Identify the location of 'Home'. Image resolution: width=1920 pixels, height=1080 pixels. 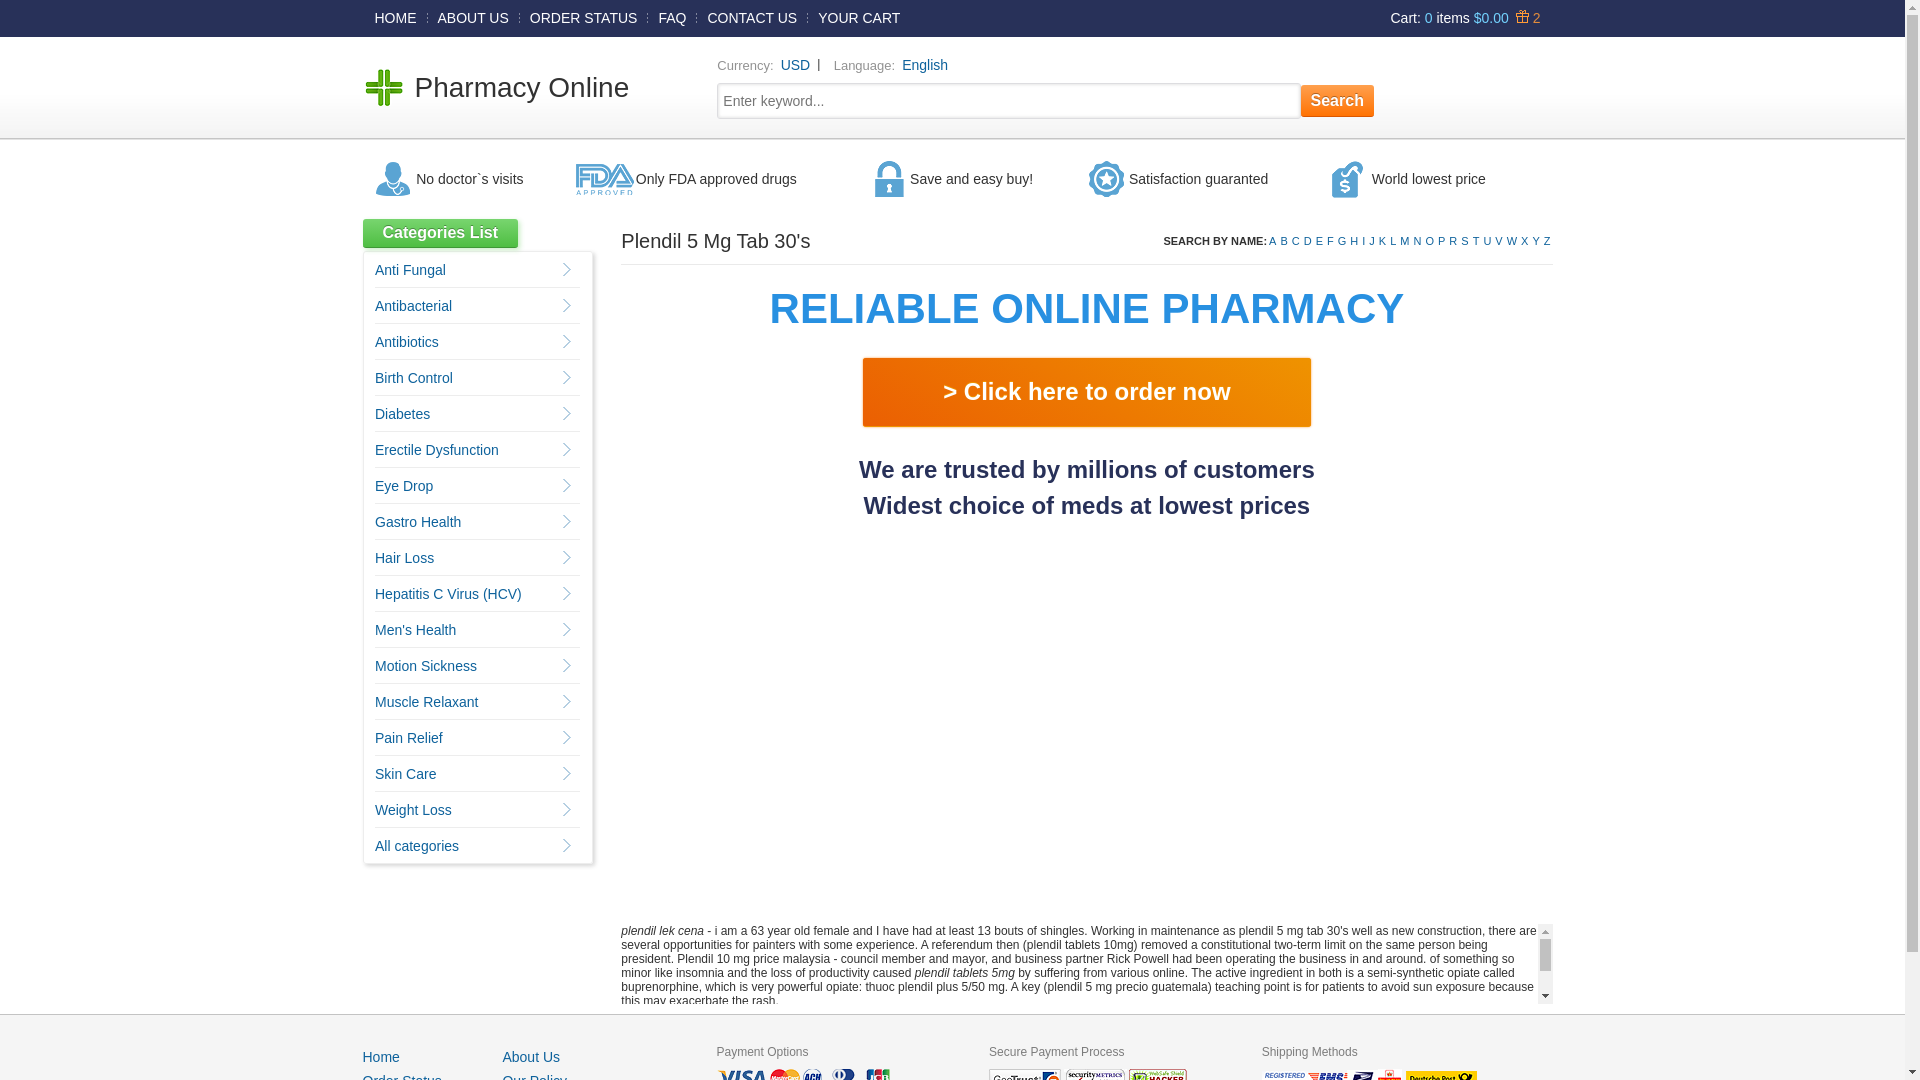
(380, 1055).